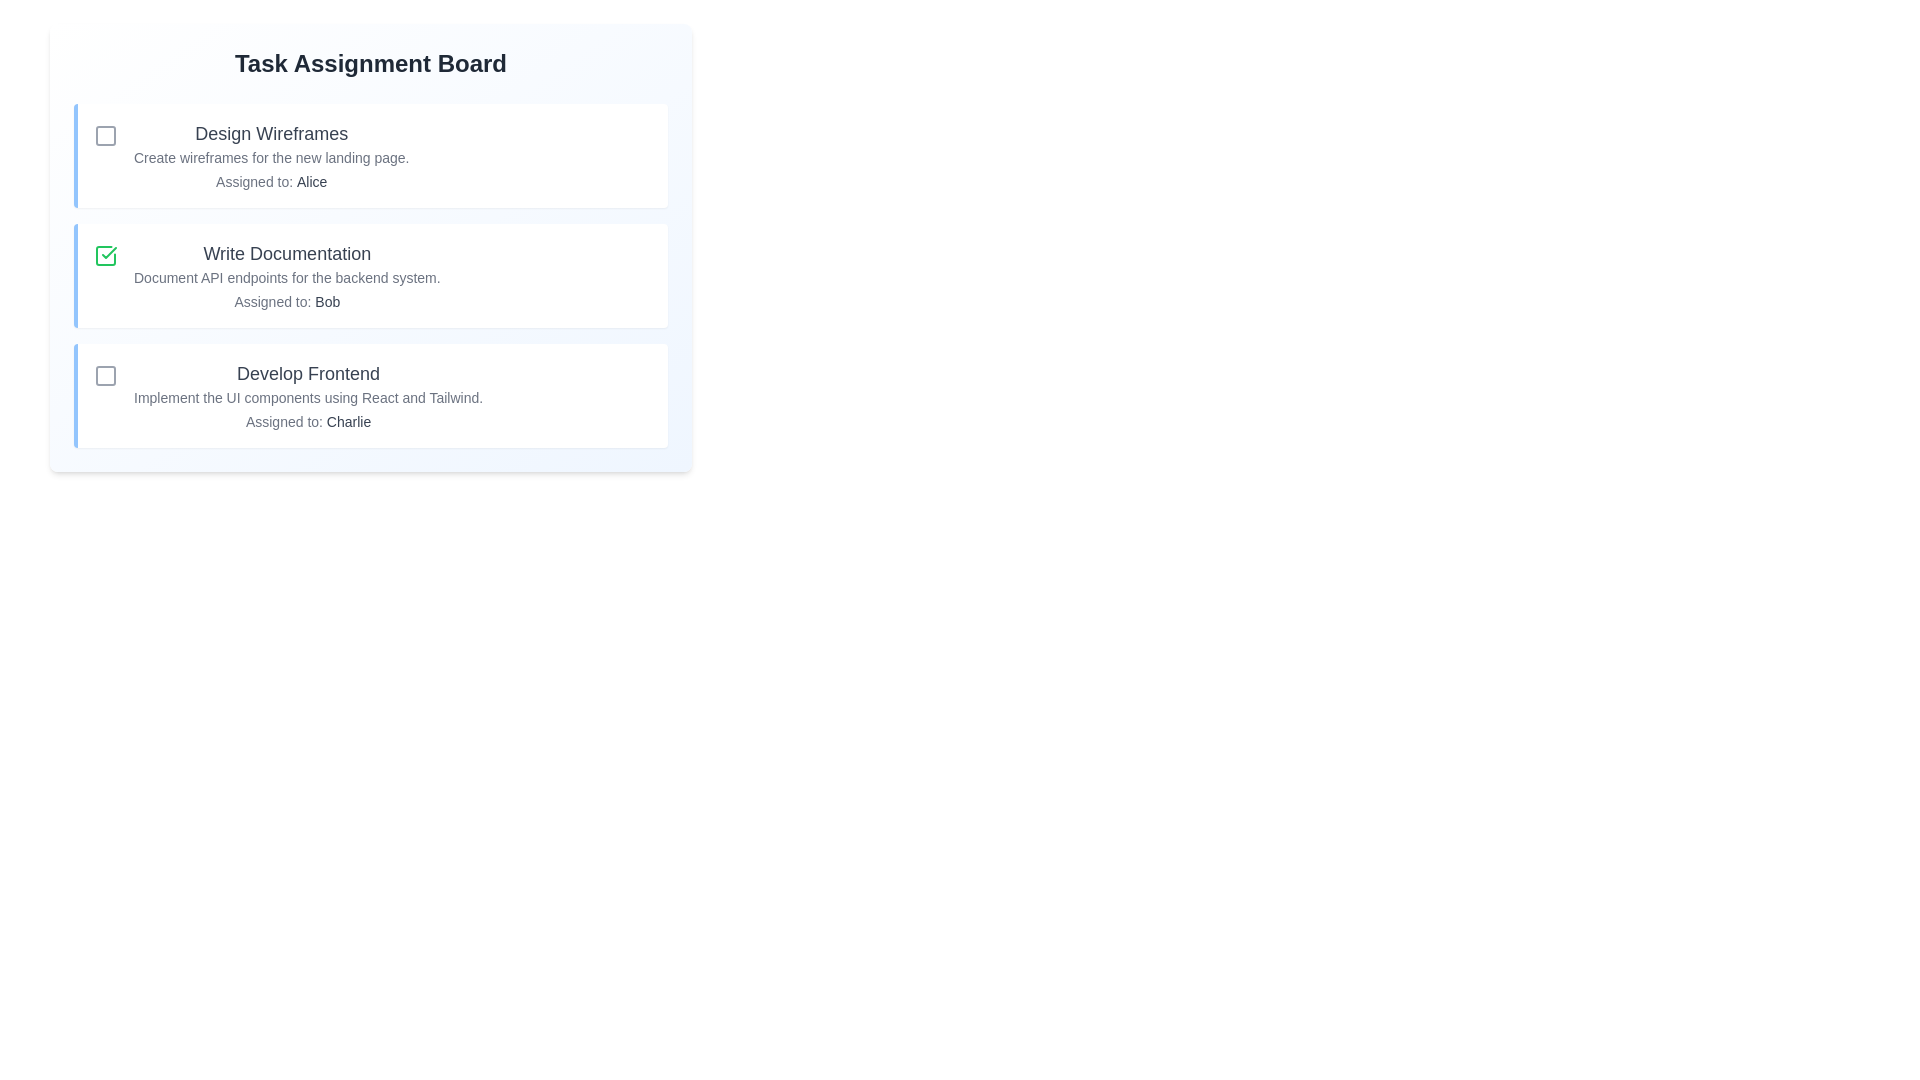 The width and height of the screenshot is (1920, 1080). Describe the element at coordinates (370, 246) in the screenshot. I see `the Informational card titled 'Task Assignment Board' to highlight its content` at that location.